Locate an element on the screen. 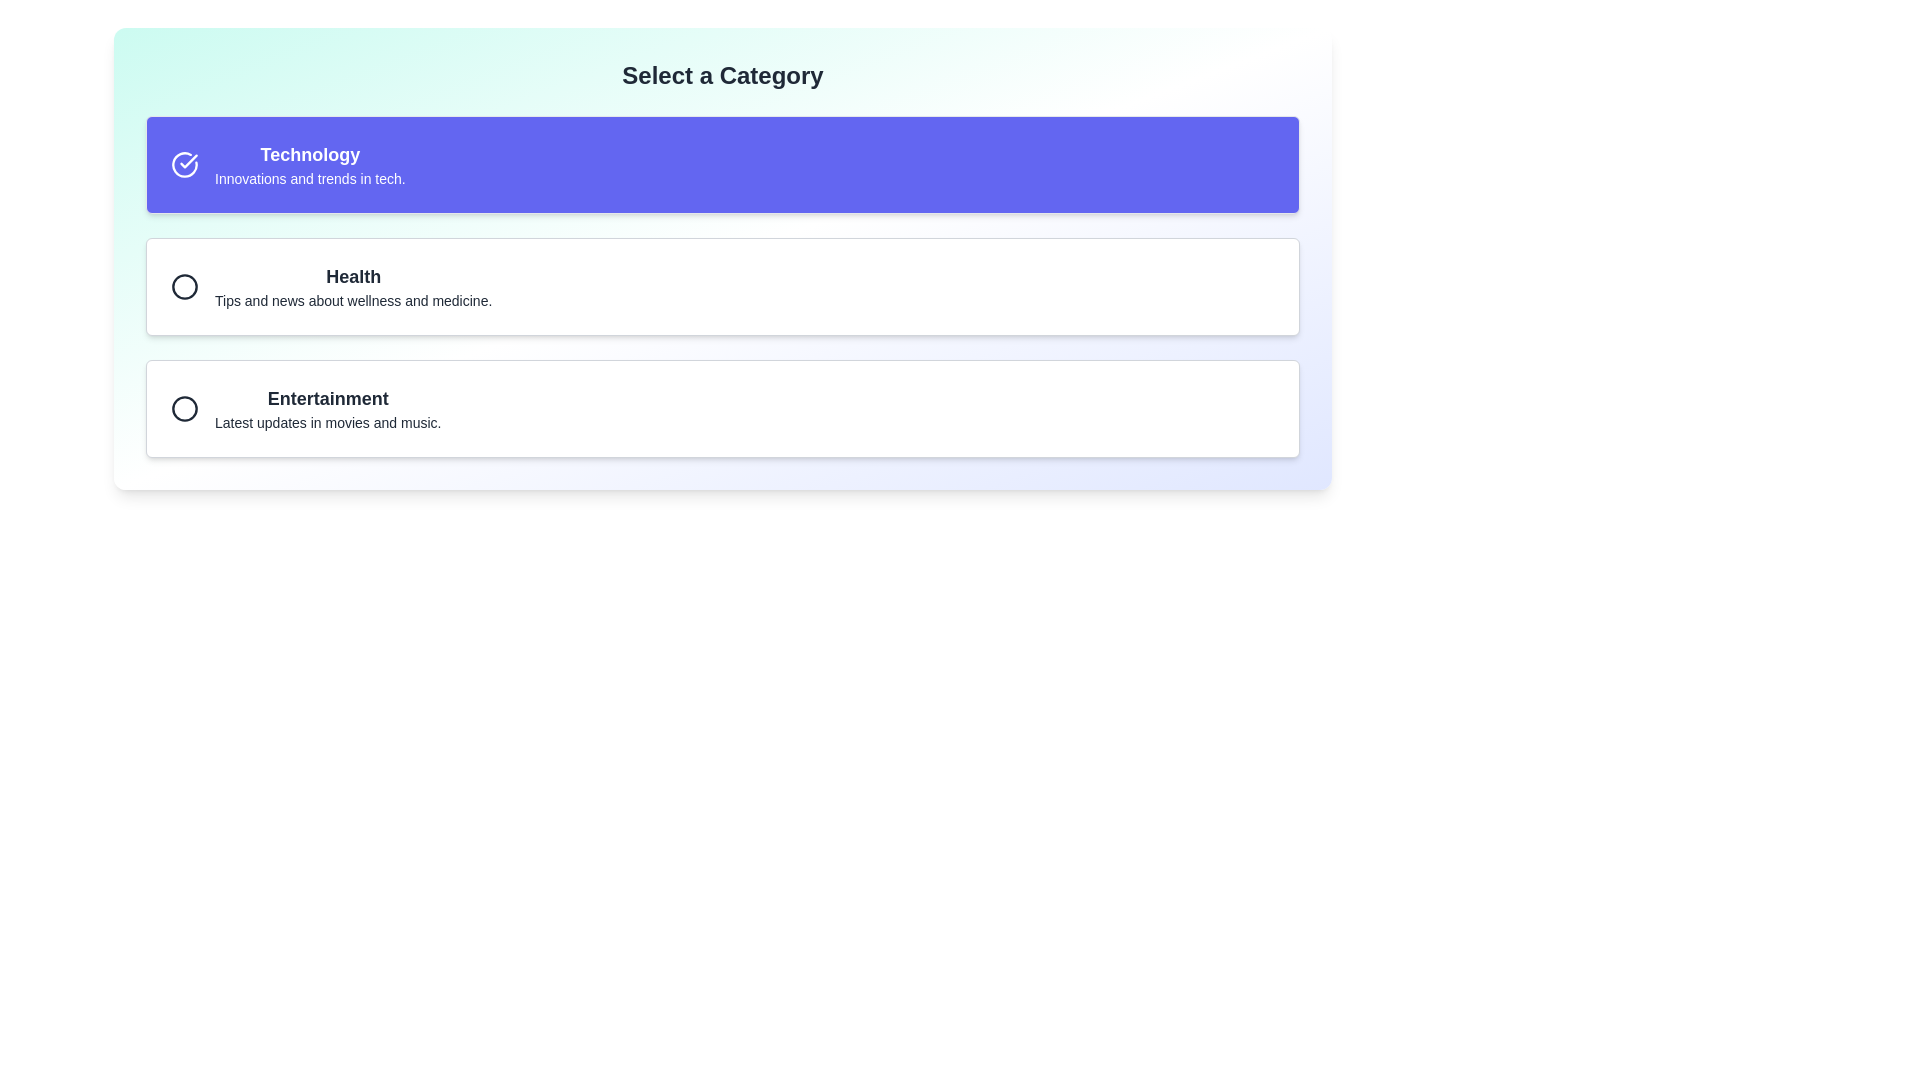 The image size is (1920, 1080). the text label displaying 'Latest updates in movies and music.' positioned below the 'Entertainment' heading is located at coordinates (328, 422).